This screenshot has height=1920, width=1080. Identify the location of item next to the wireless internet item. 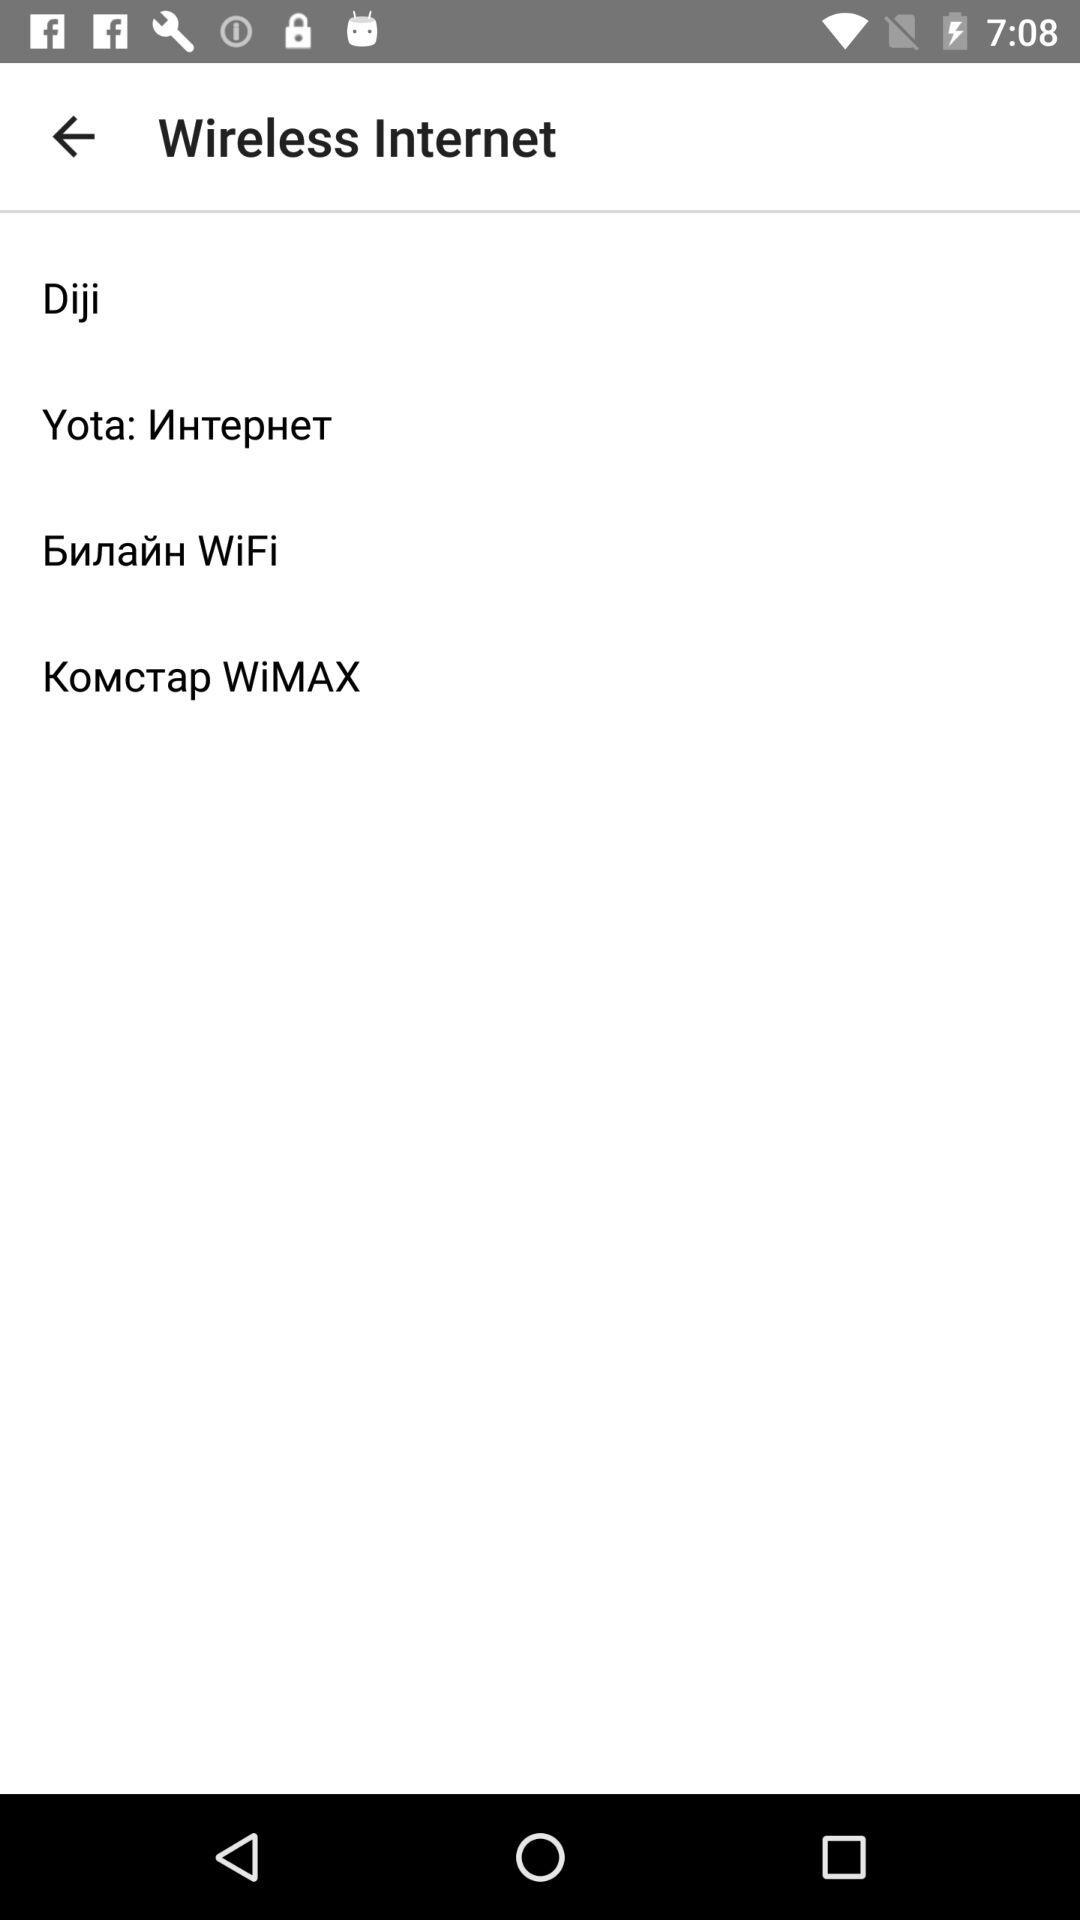
(72, 135).